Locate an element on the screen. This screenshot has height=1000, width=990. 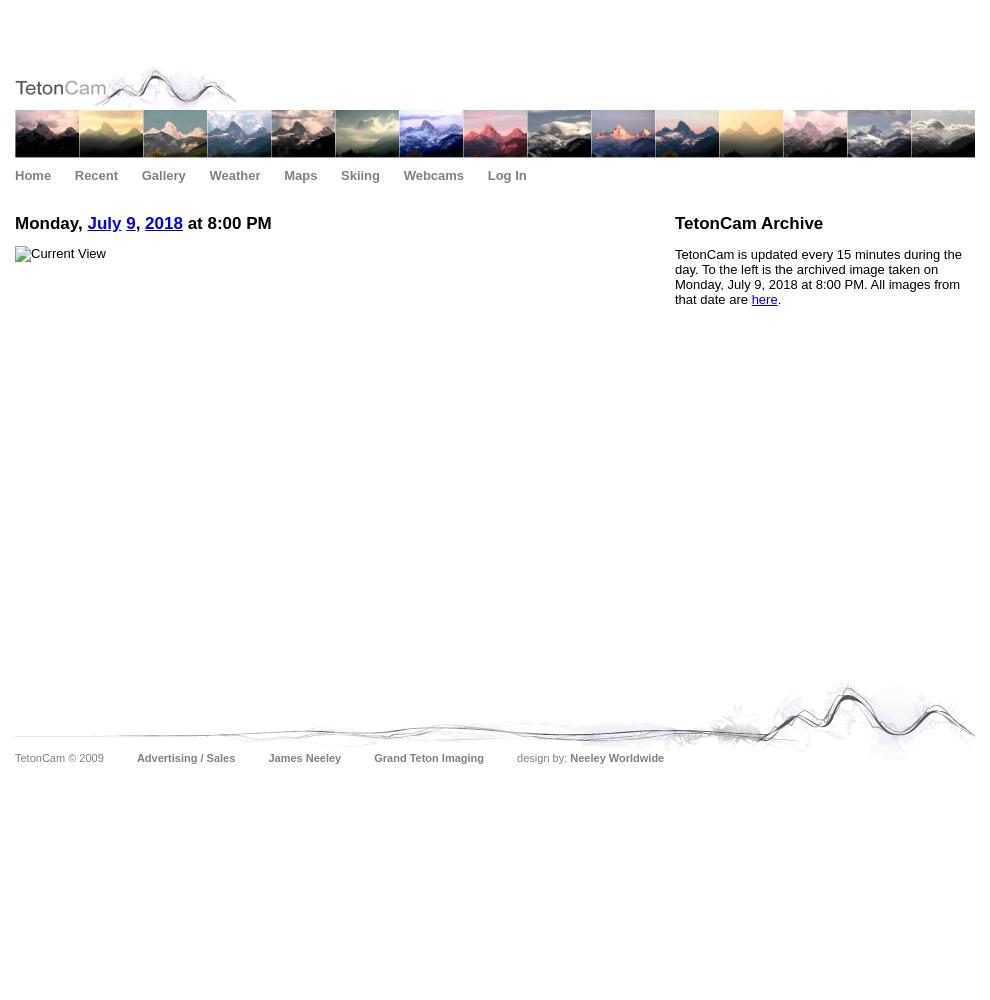
'Log In' is located at coordinates (486, 175).